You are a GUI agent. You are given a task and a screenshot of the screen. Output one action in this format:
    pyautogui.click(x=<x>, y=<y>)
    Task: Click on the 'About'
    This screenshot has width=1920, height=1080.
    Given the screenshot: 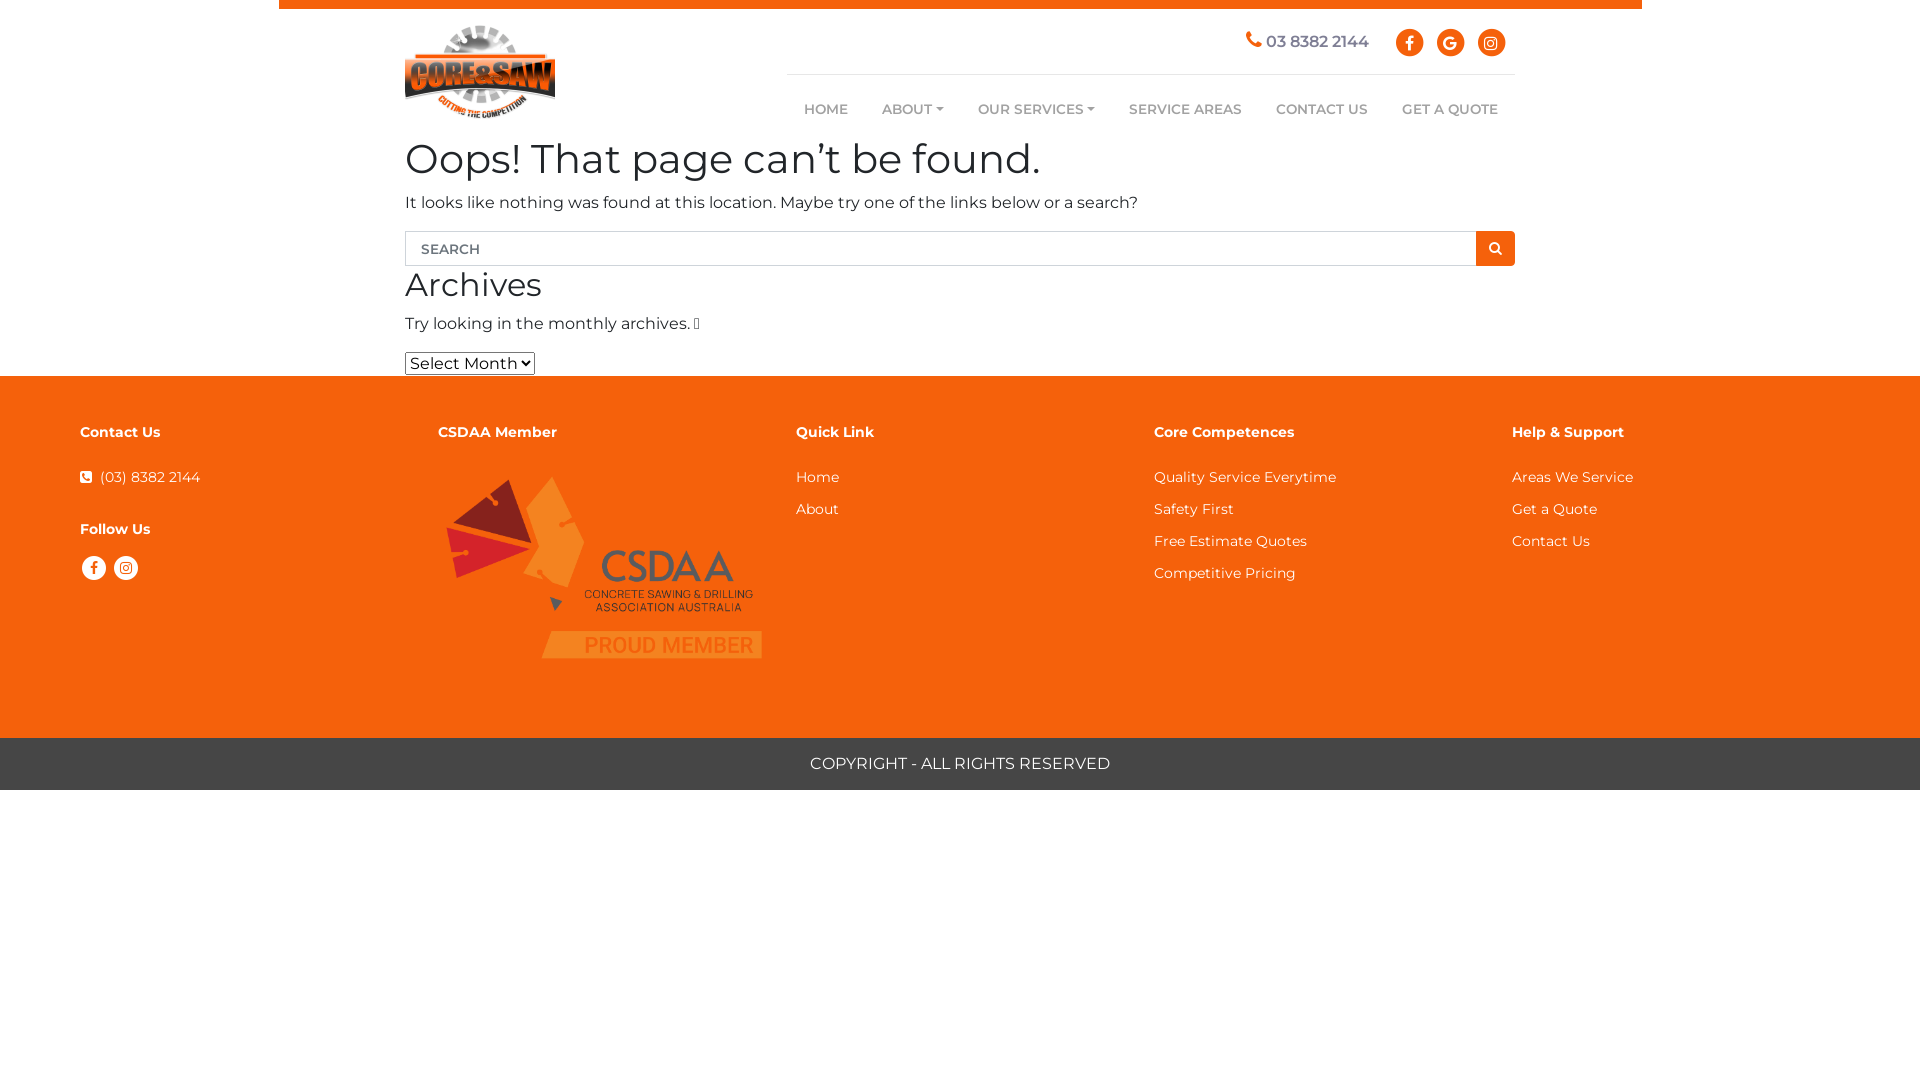 What is the action you would take?
    pyautogui.click(x=817, y=508)
    